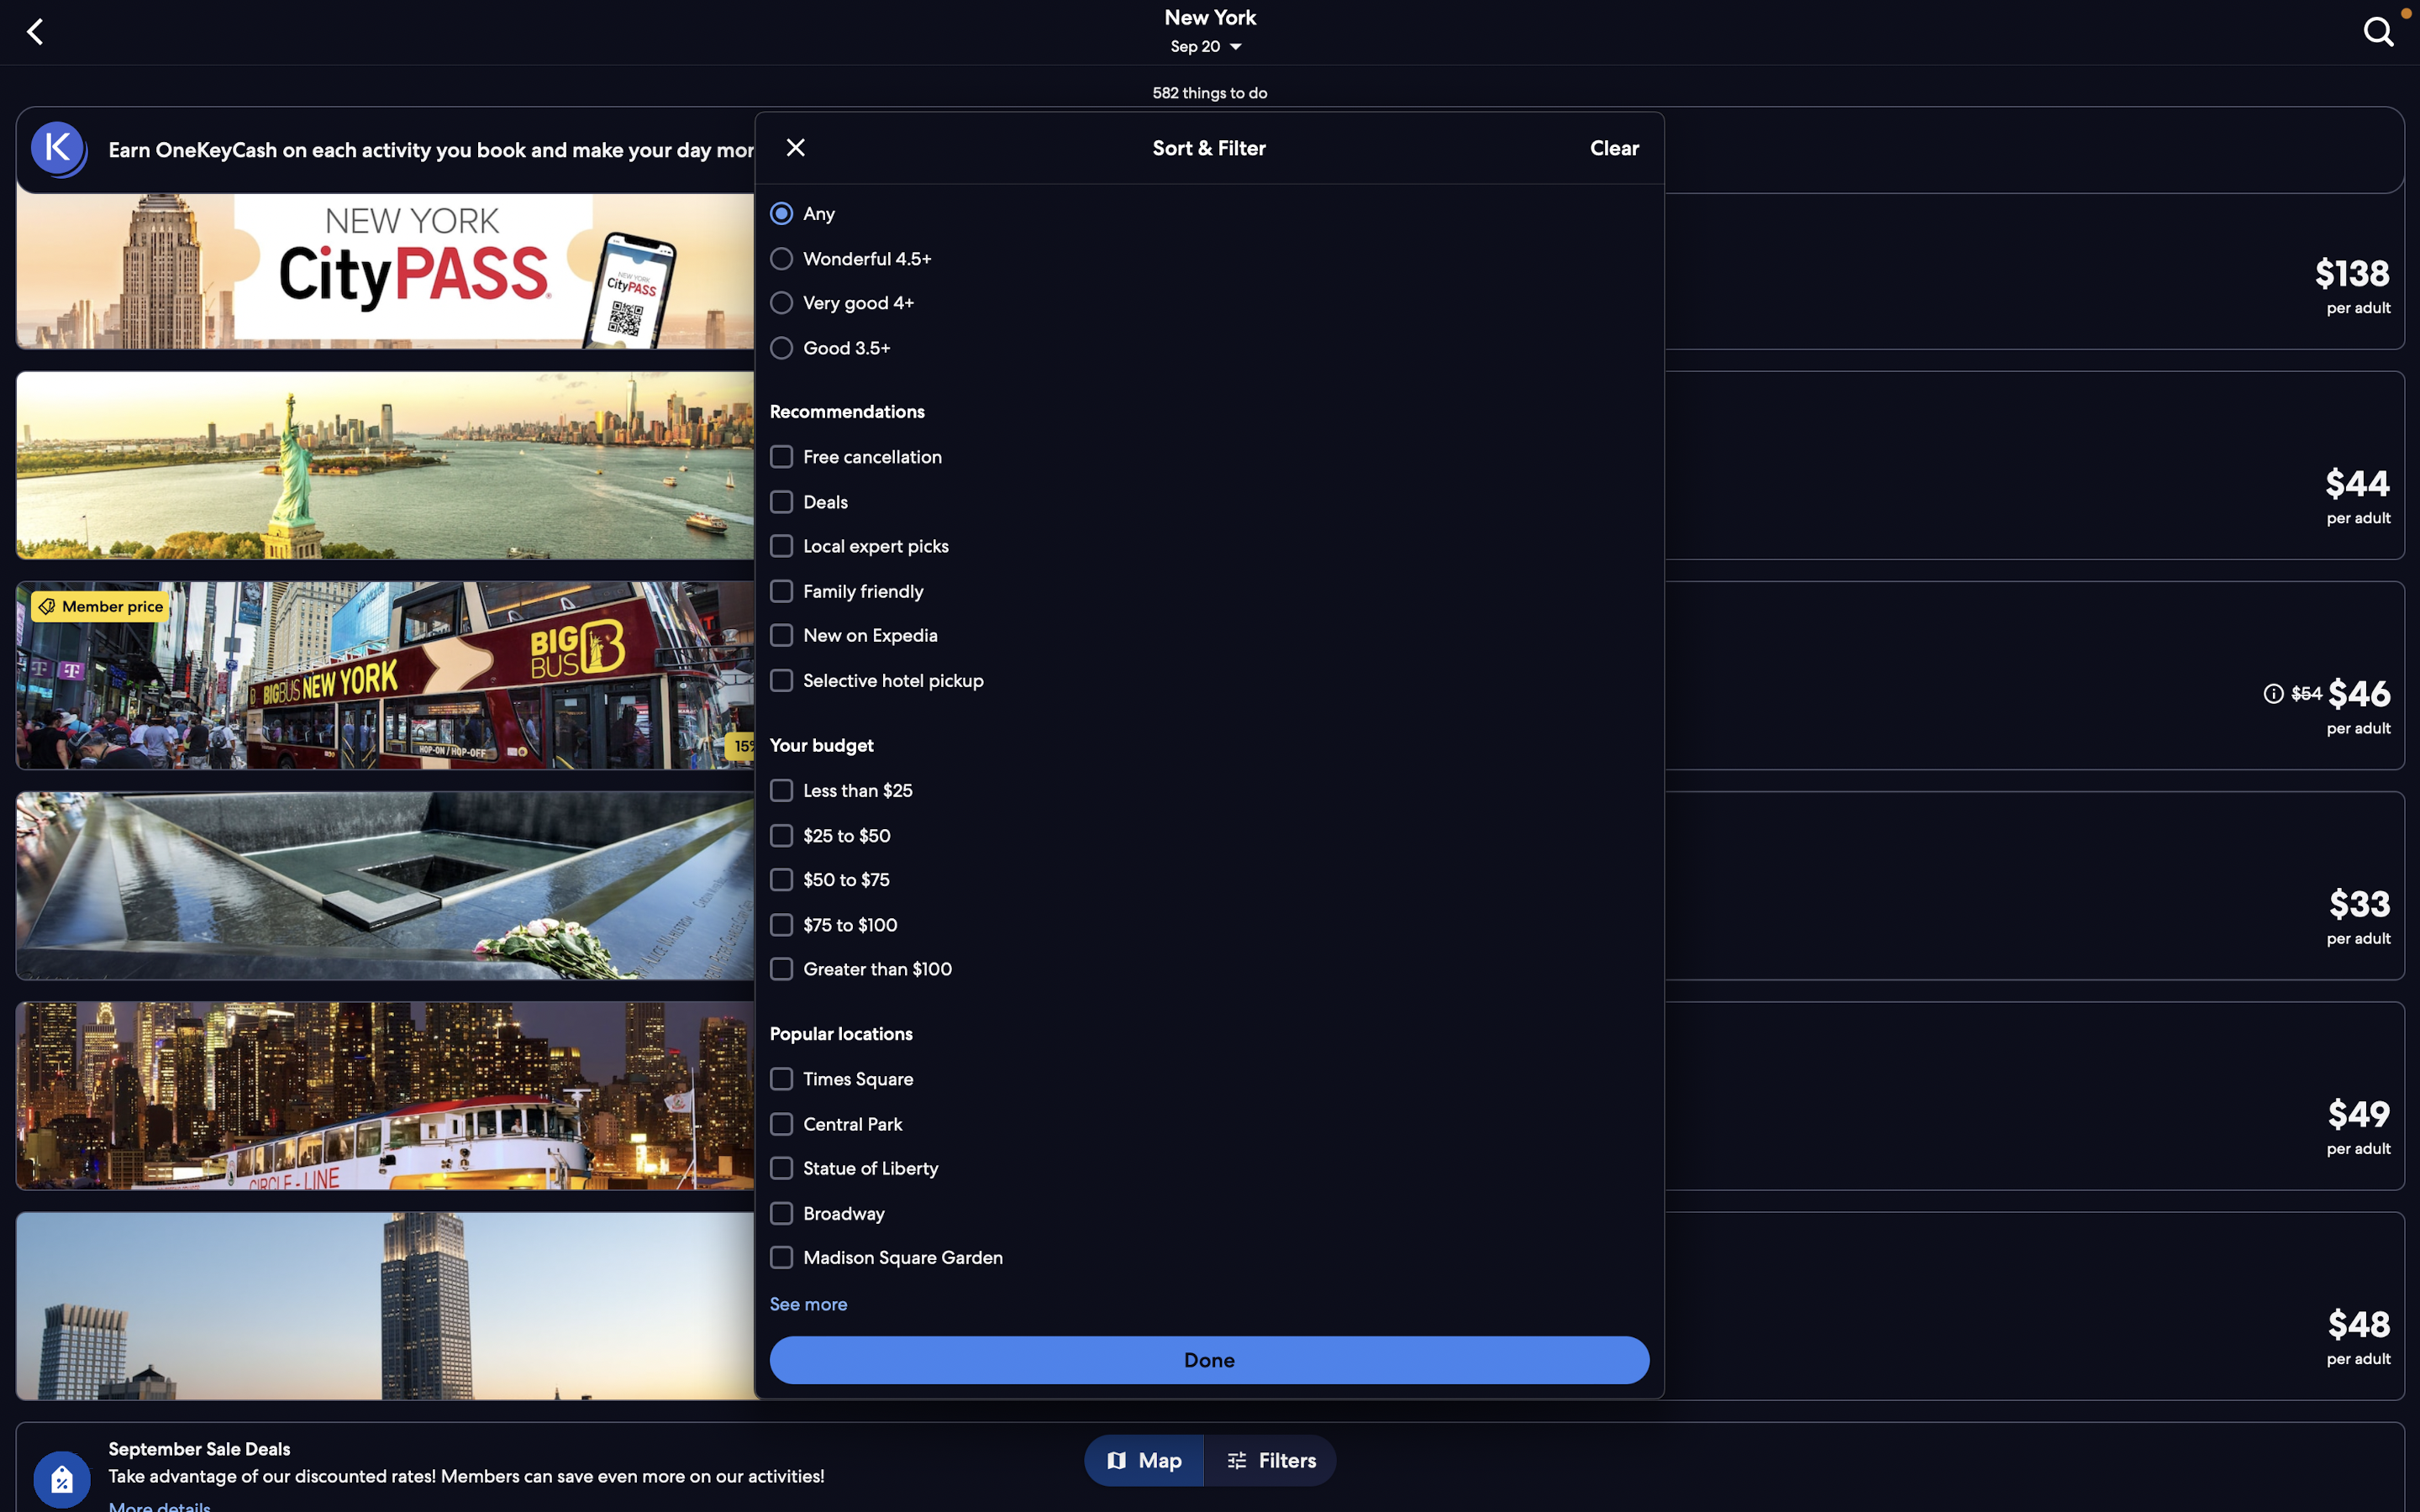  Describe the element at coordinates (1212, 1255) in the screenshot. I see `Pinpoint places adjacent to "Broadway" and "Times Square"` at that location.